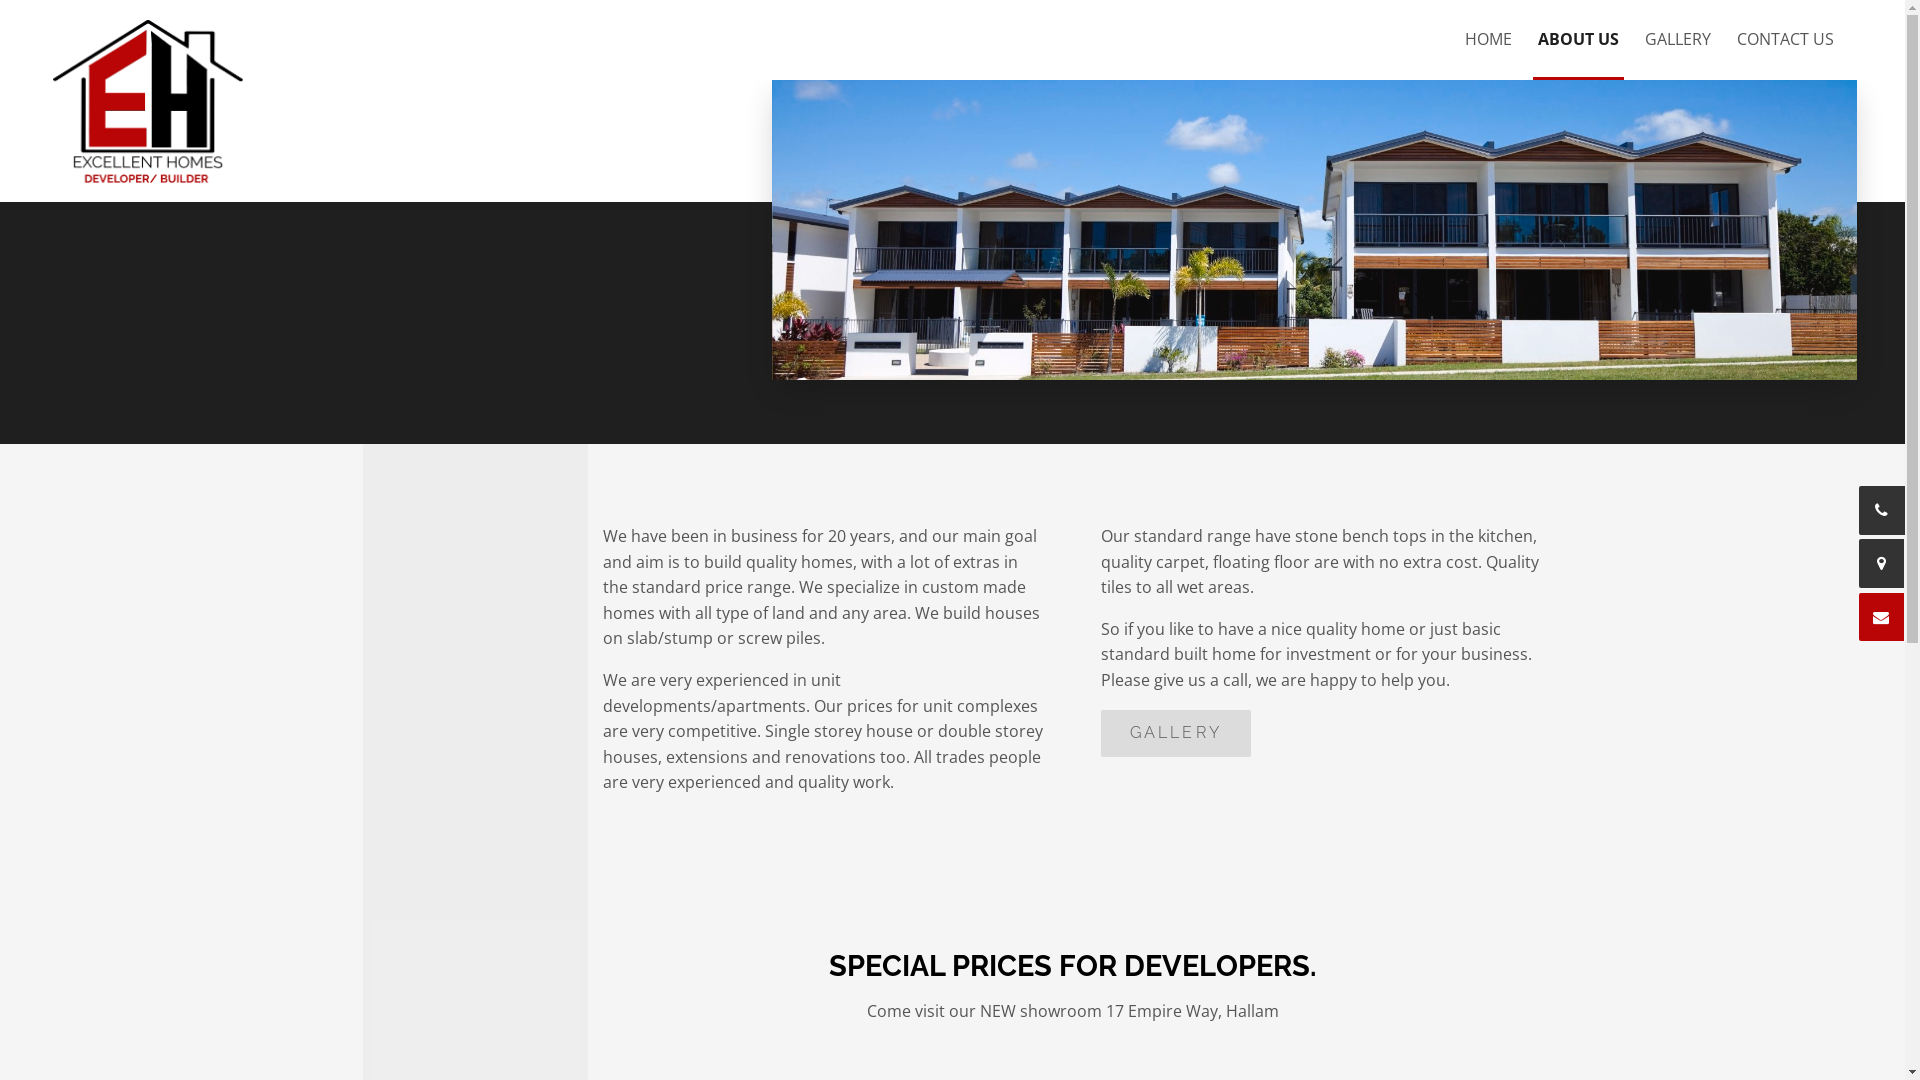  I want to click on 'GALLERY', so click(1678, 39).